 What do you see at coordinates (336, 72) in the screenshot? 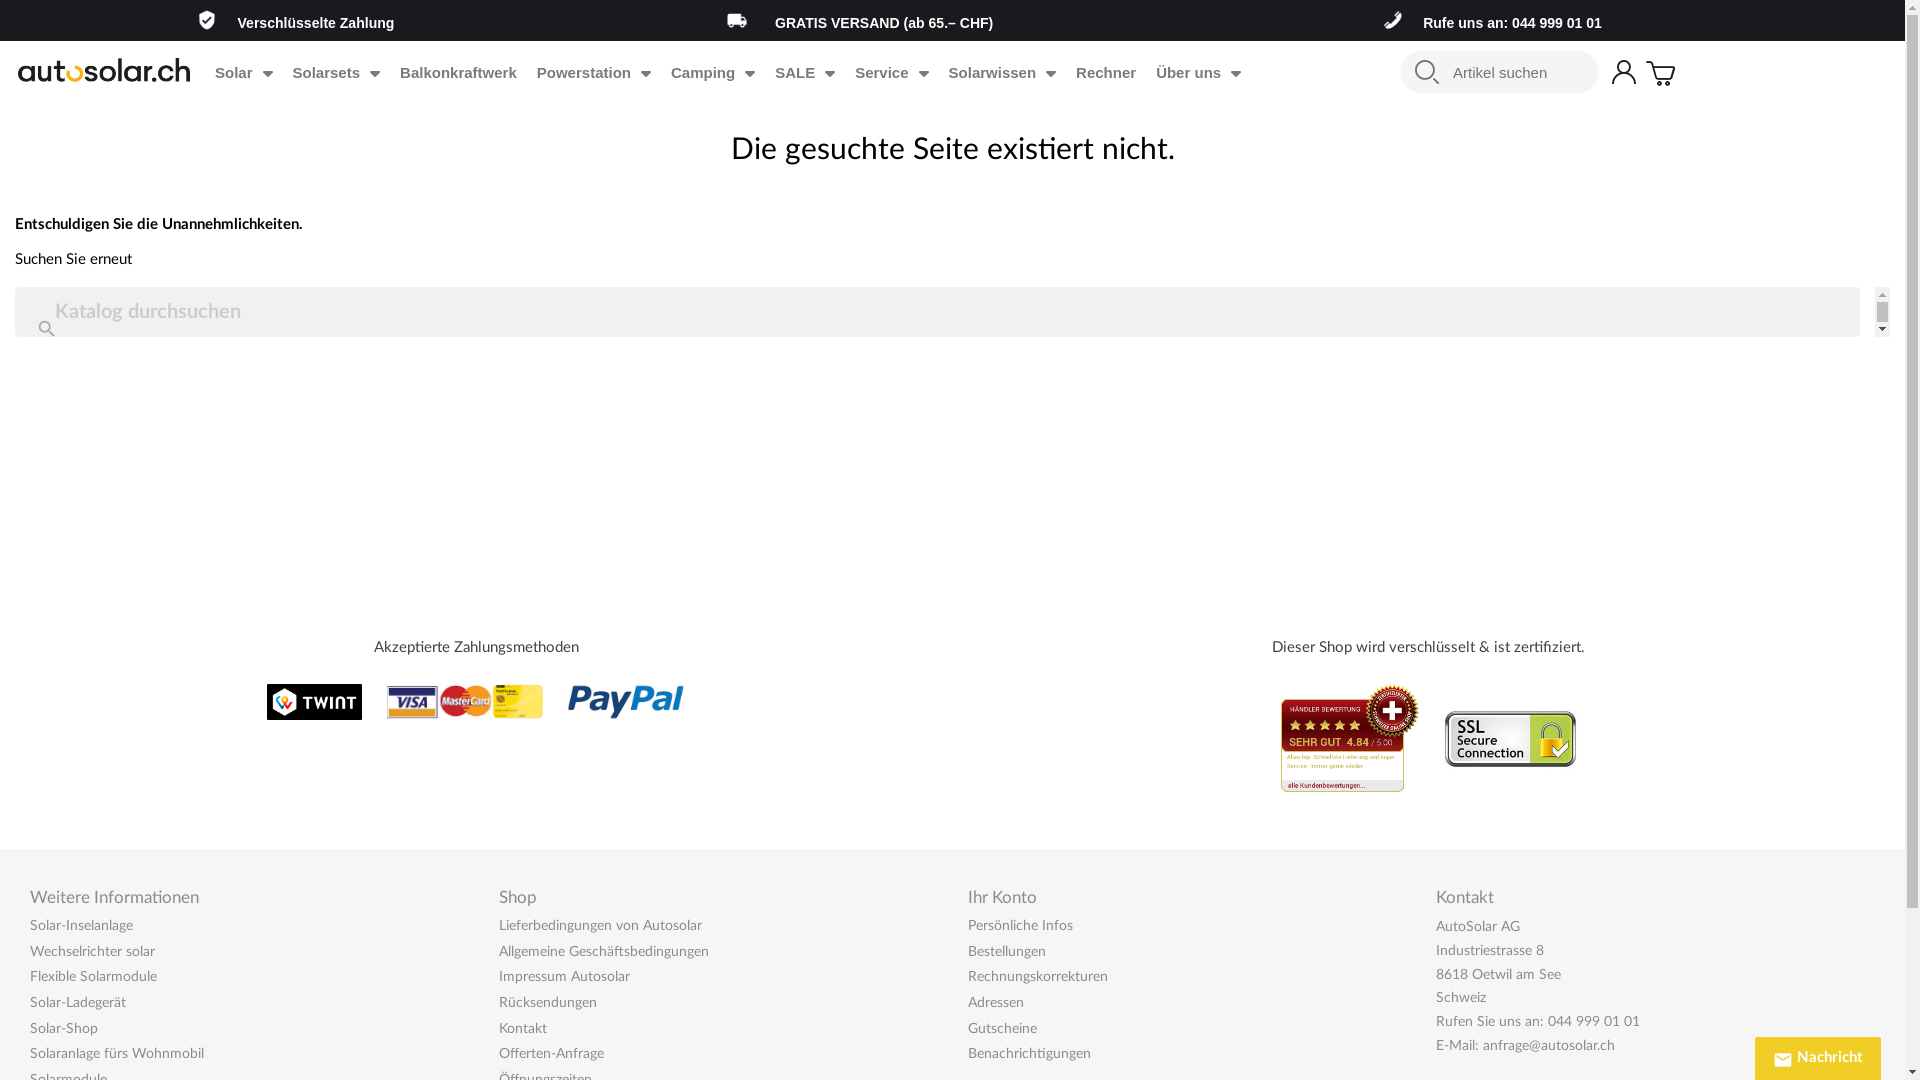
I see `'Solarsets'` at bounding box center [336, 72].